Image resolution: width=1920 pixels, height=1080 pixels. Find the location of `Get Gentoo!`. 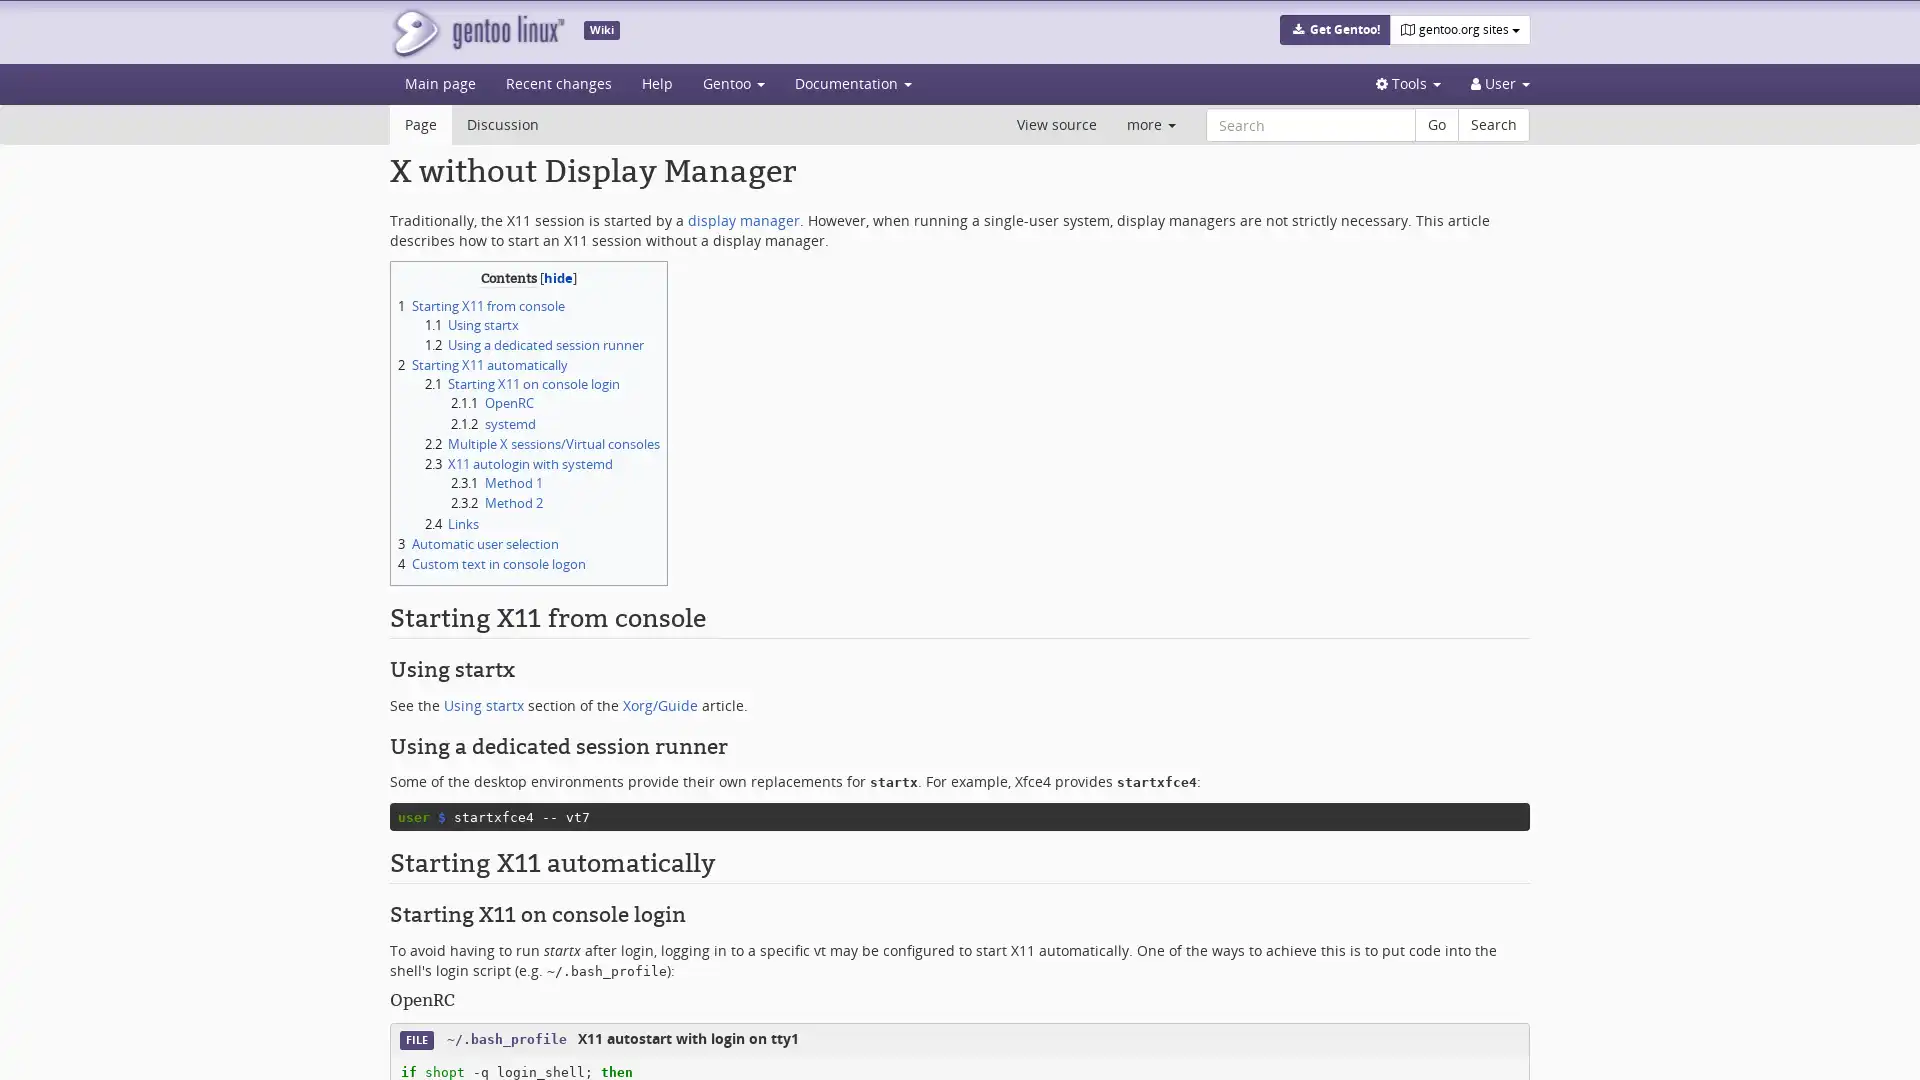

Get Gentoo! is located at coordinates (1334, 30).